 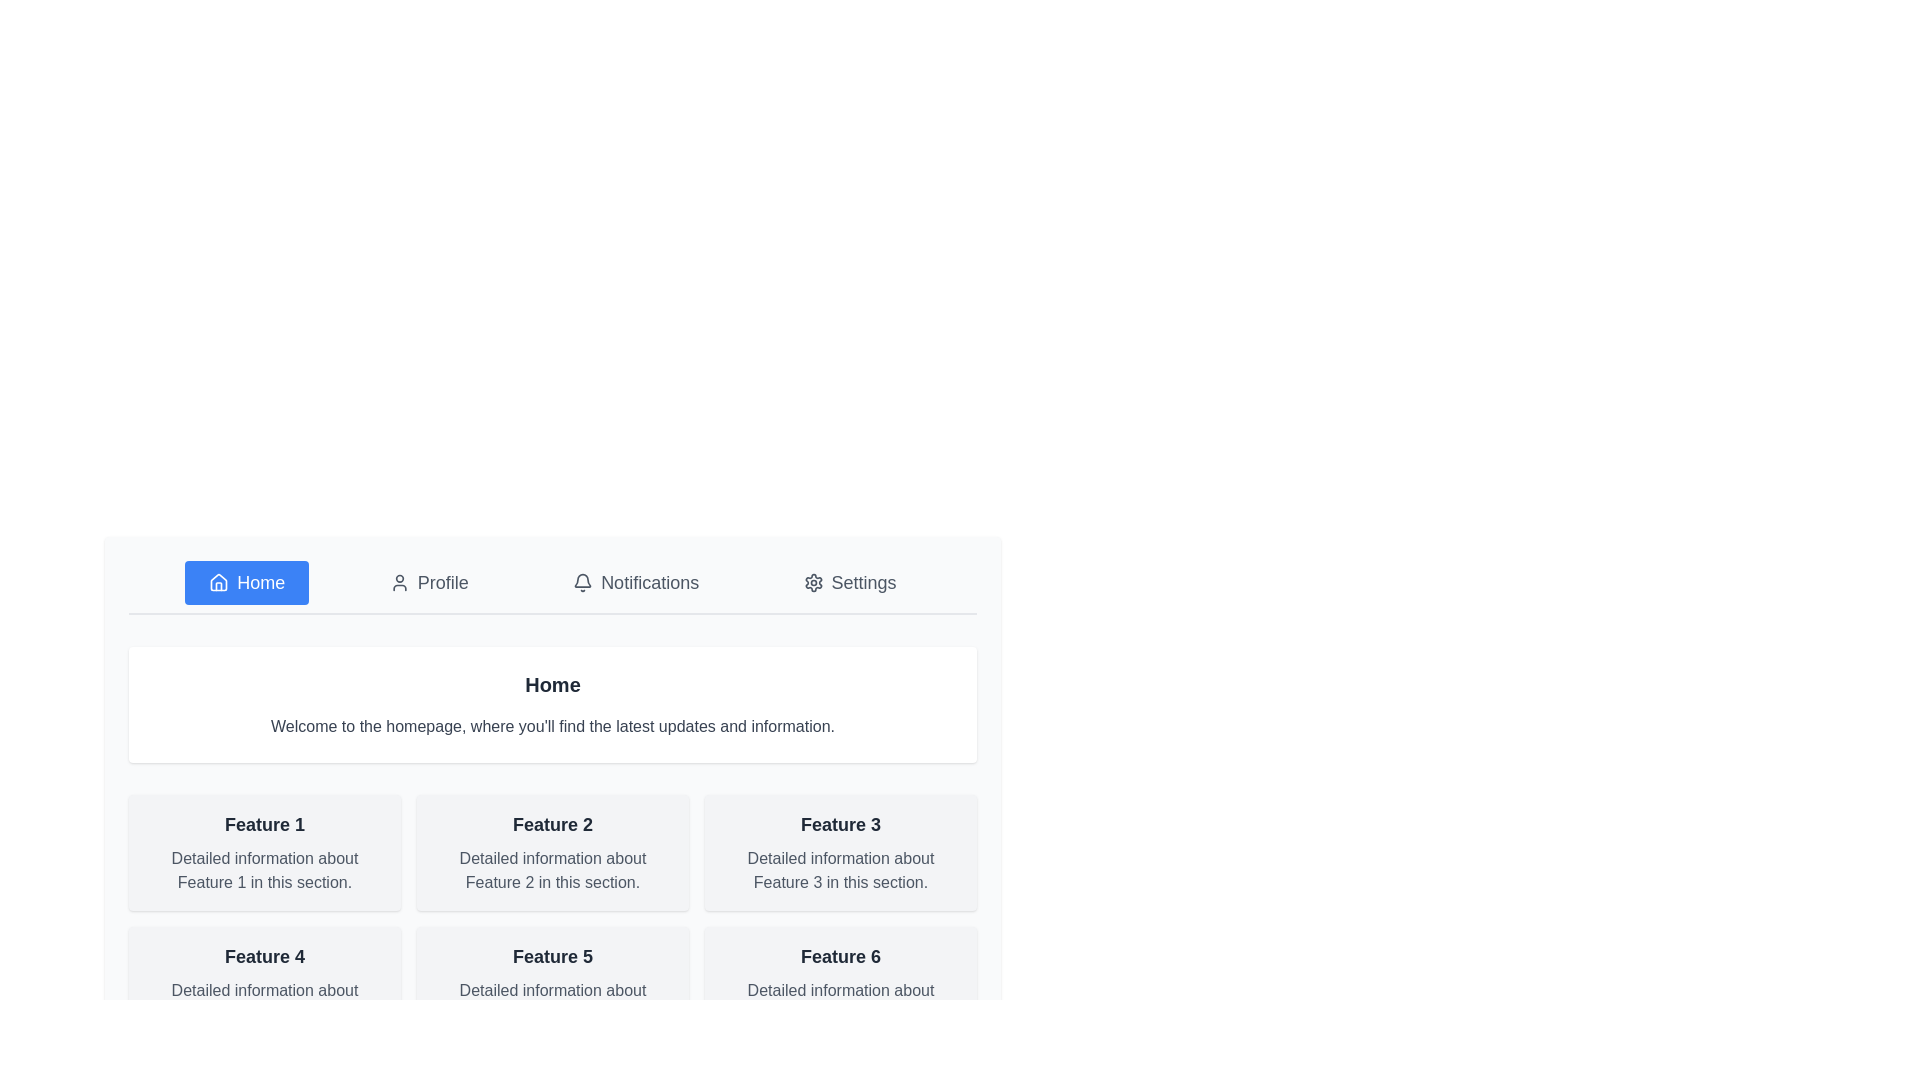 What do you see at coordinates (552, 983) in the screenshot?
I see `the informational card that presents 'Feature 5' and its associated description, located in the second row, center column of a 3x2 grid layout` at bounding box center [552, 983].